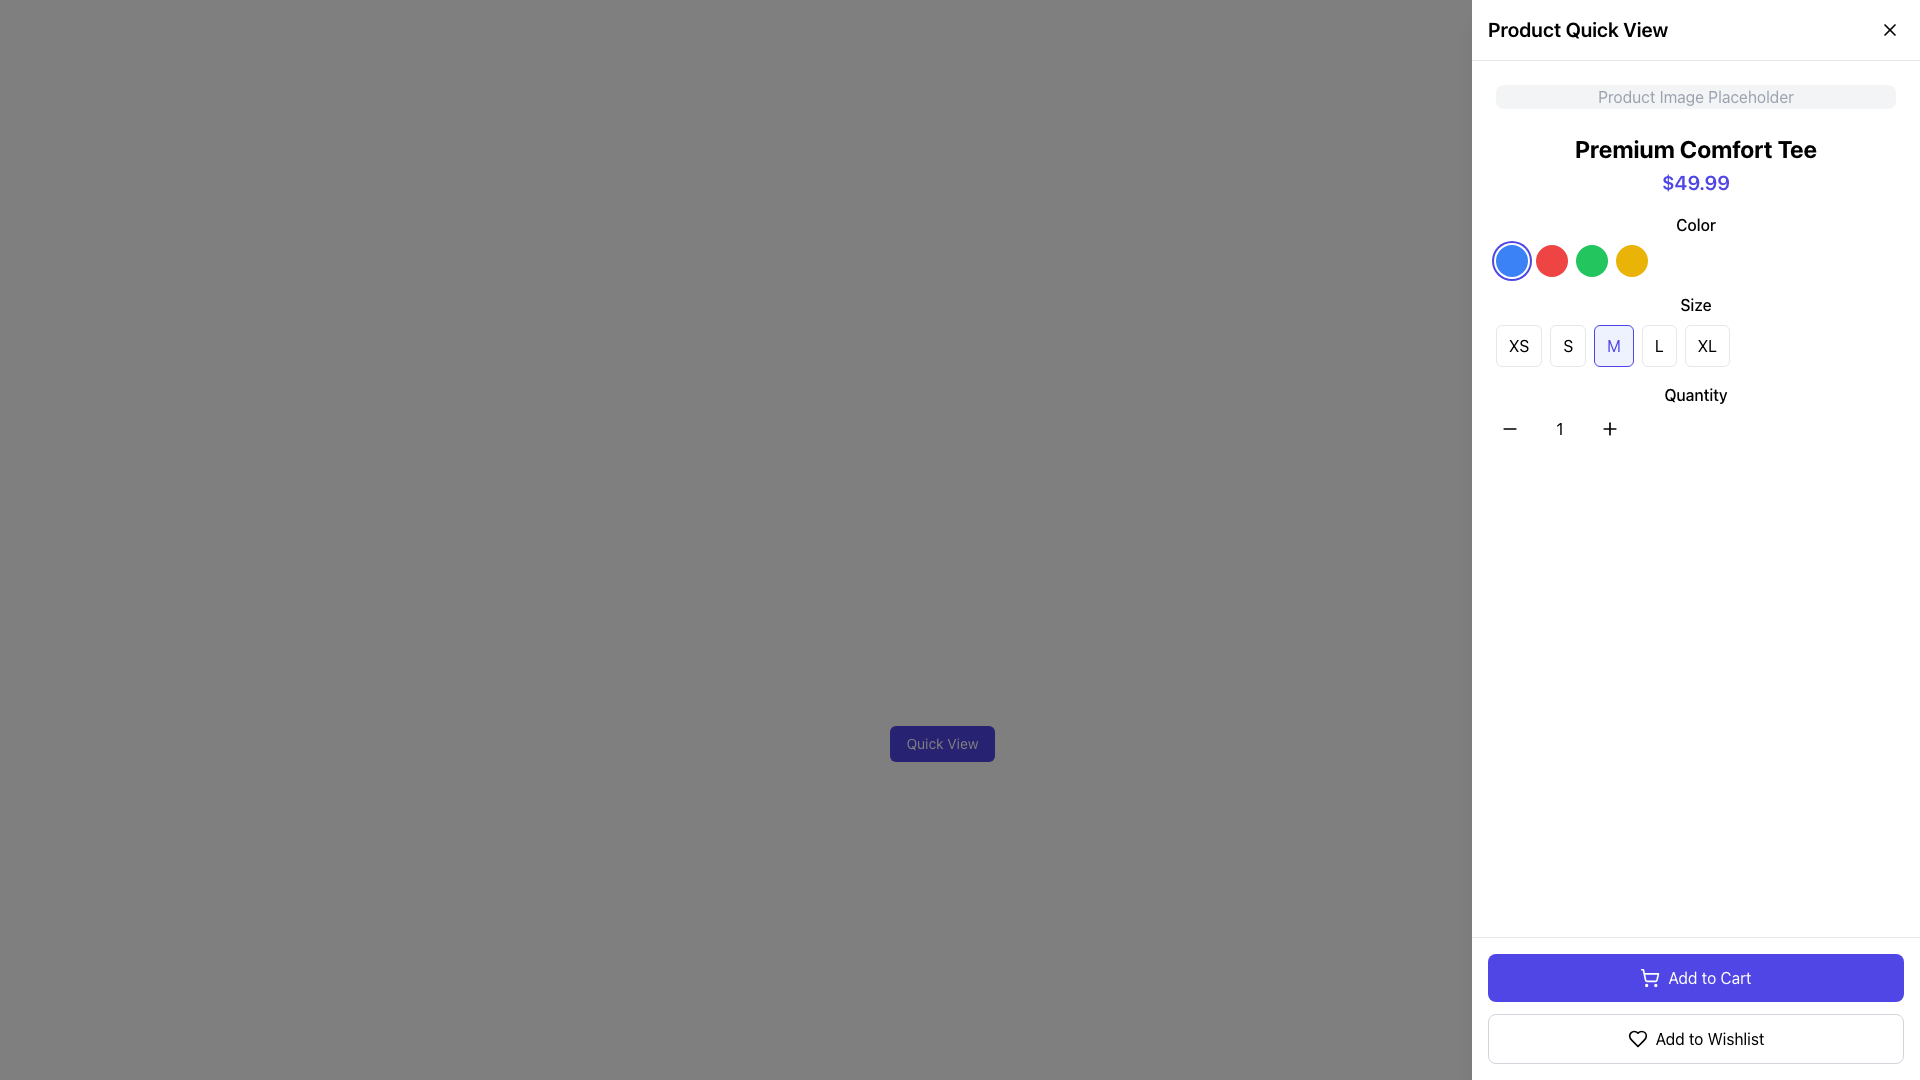  I want to click on the heart-shaped icon used for 'like' or 'wishlist' action located within the 'Add to Wishlist' button beneath the 'Add to Cart' button on the right-side panel, so click(1637, 1037).